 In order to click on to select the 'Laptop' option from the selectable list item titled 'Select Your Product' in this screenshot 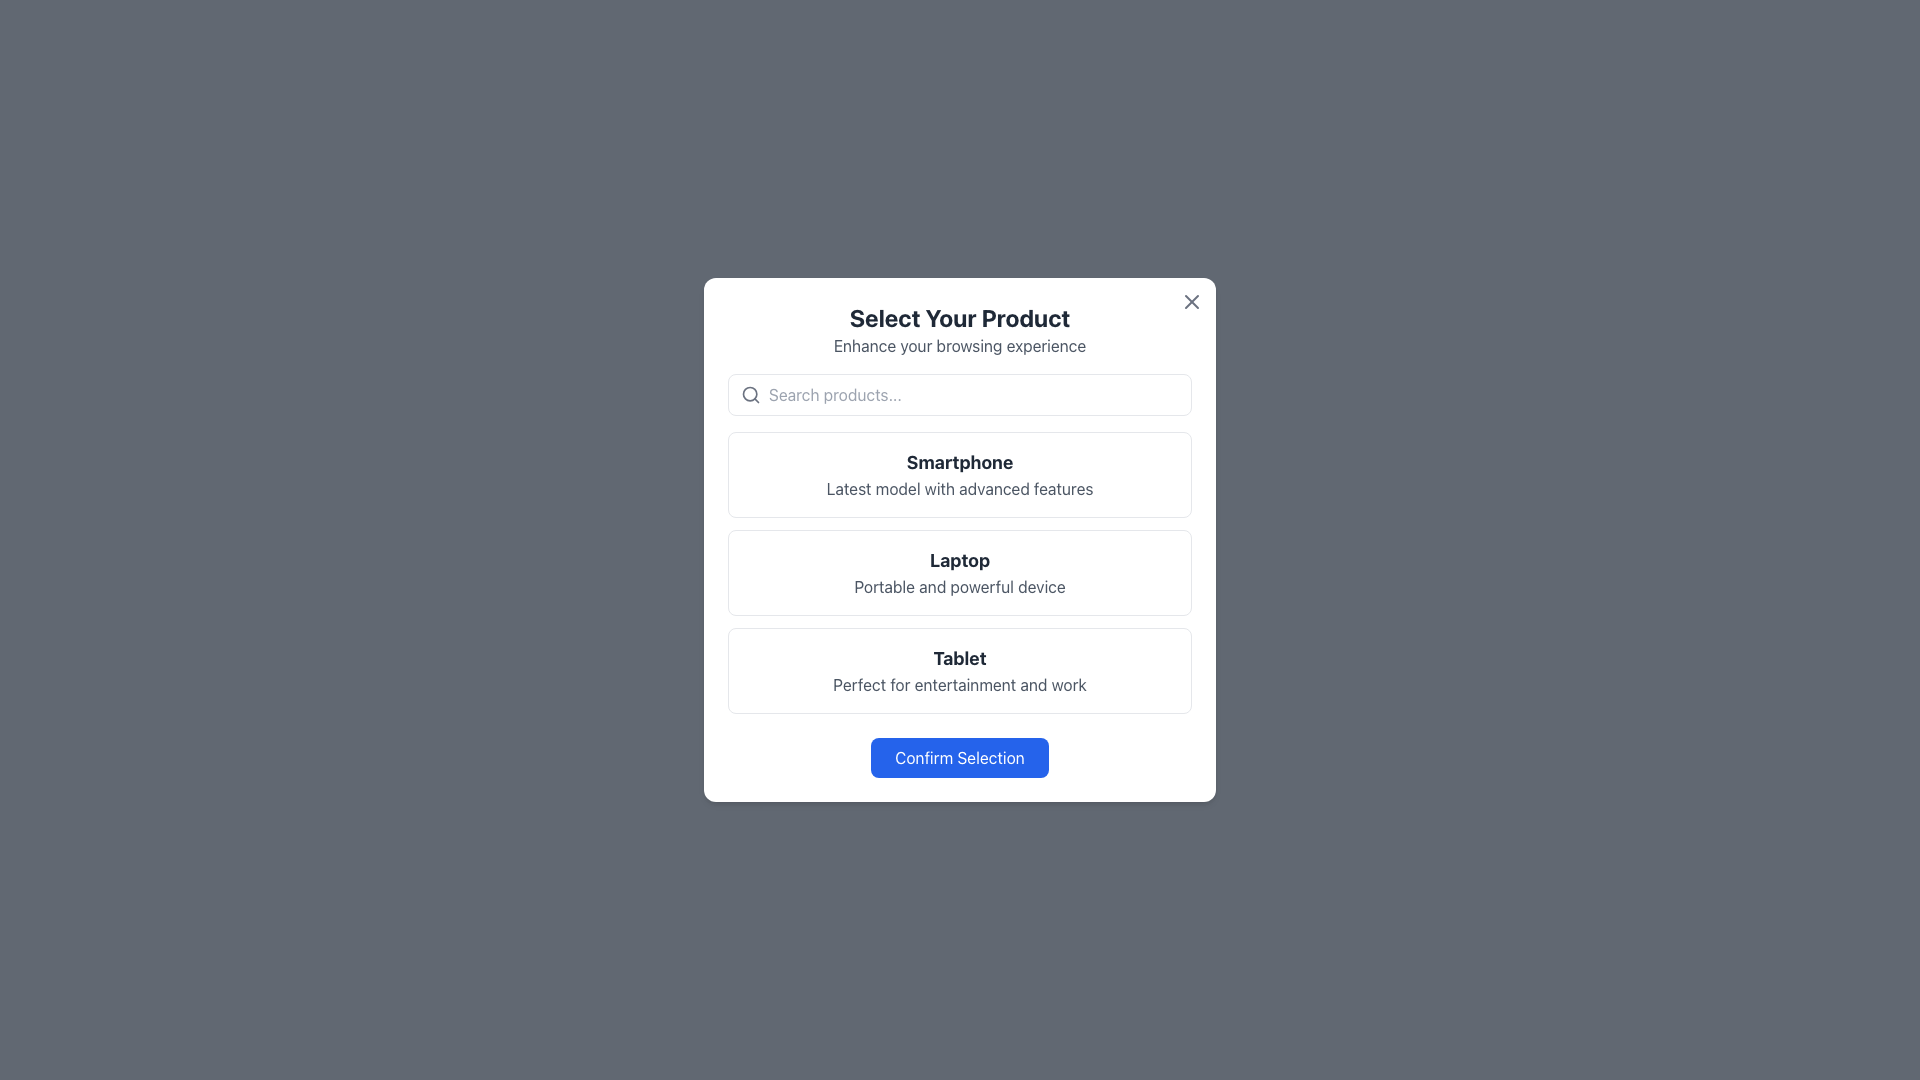, I will do `click(960, 540)`.